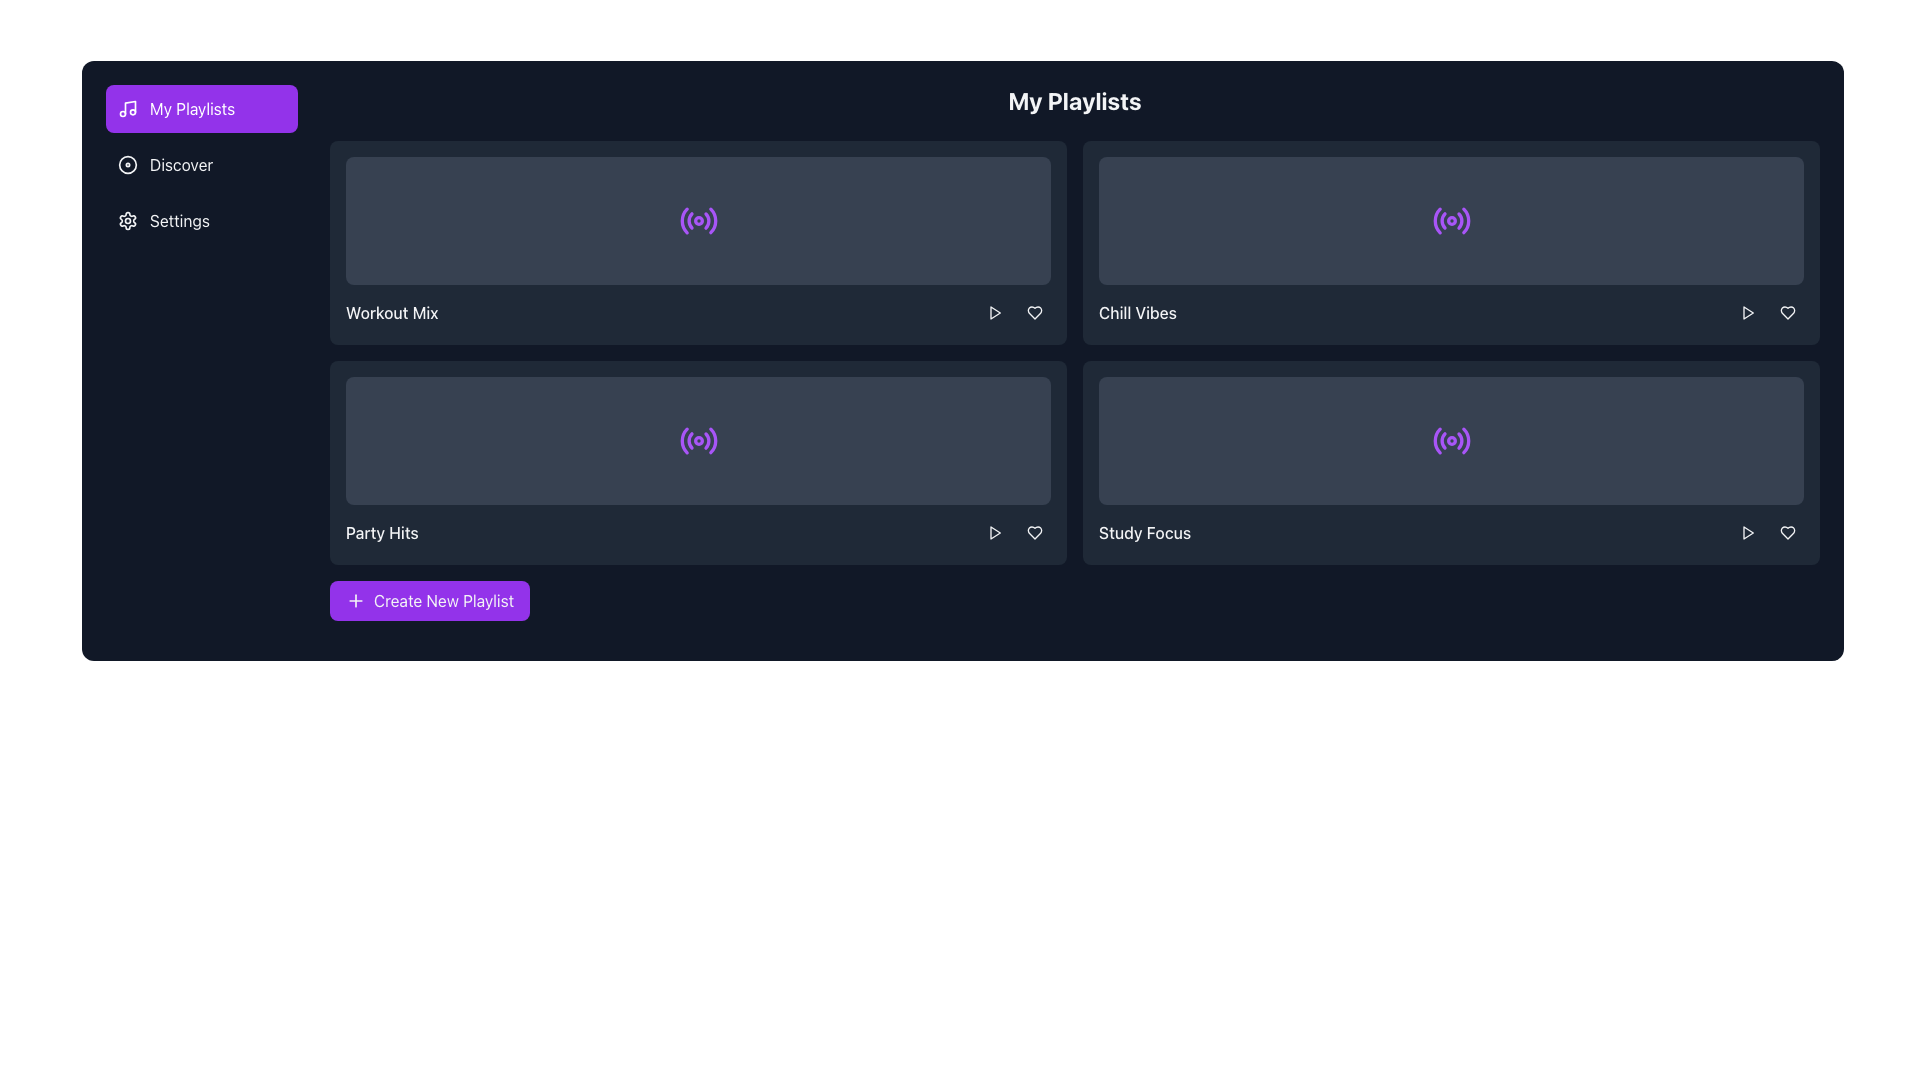  I want to click on the favorite button located at the right side of the second playlist row under the 'Chill Vibes' label, so click(1035, 312).